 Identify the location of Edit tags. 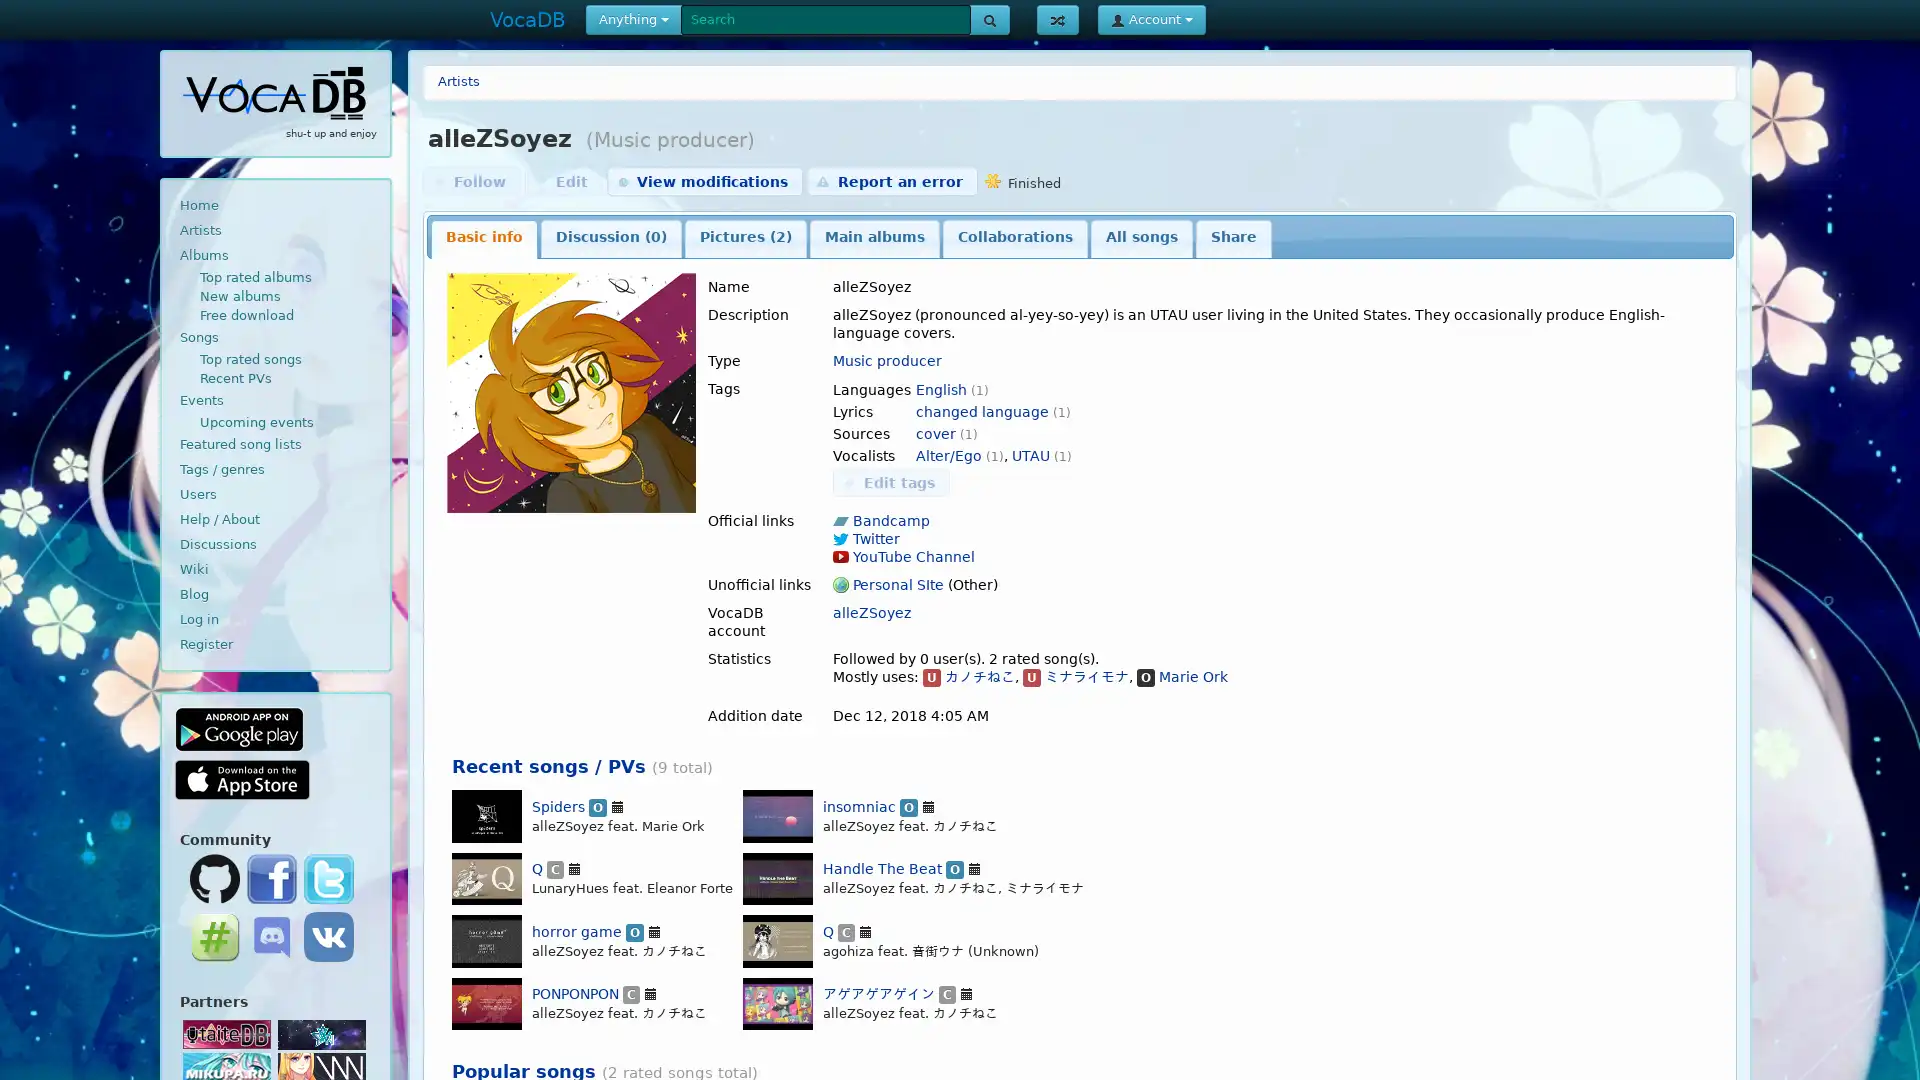
(890, 482).